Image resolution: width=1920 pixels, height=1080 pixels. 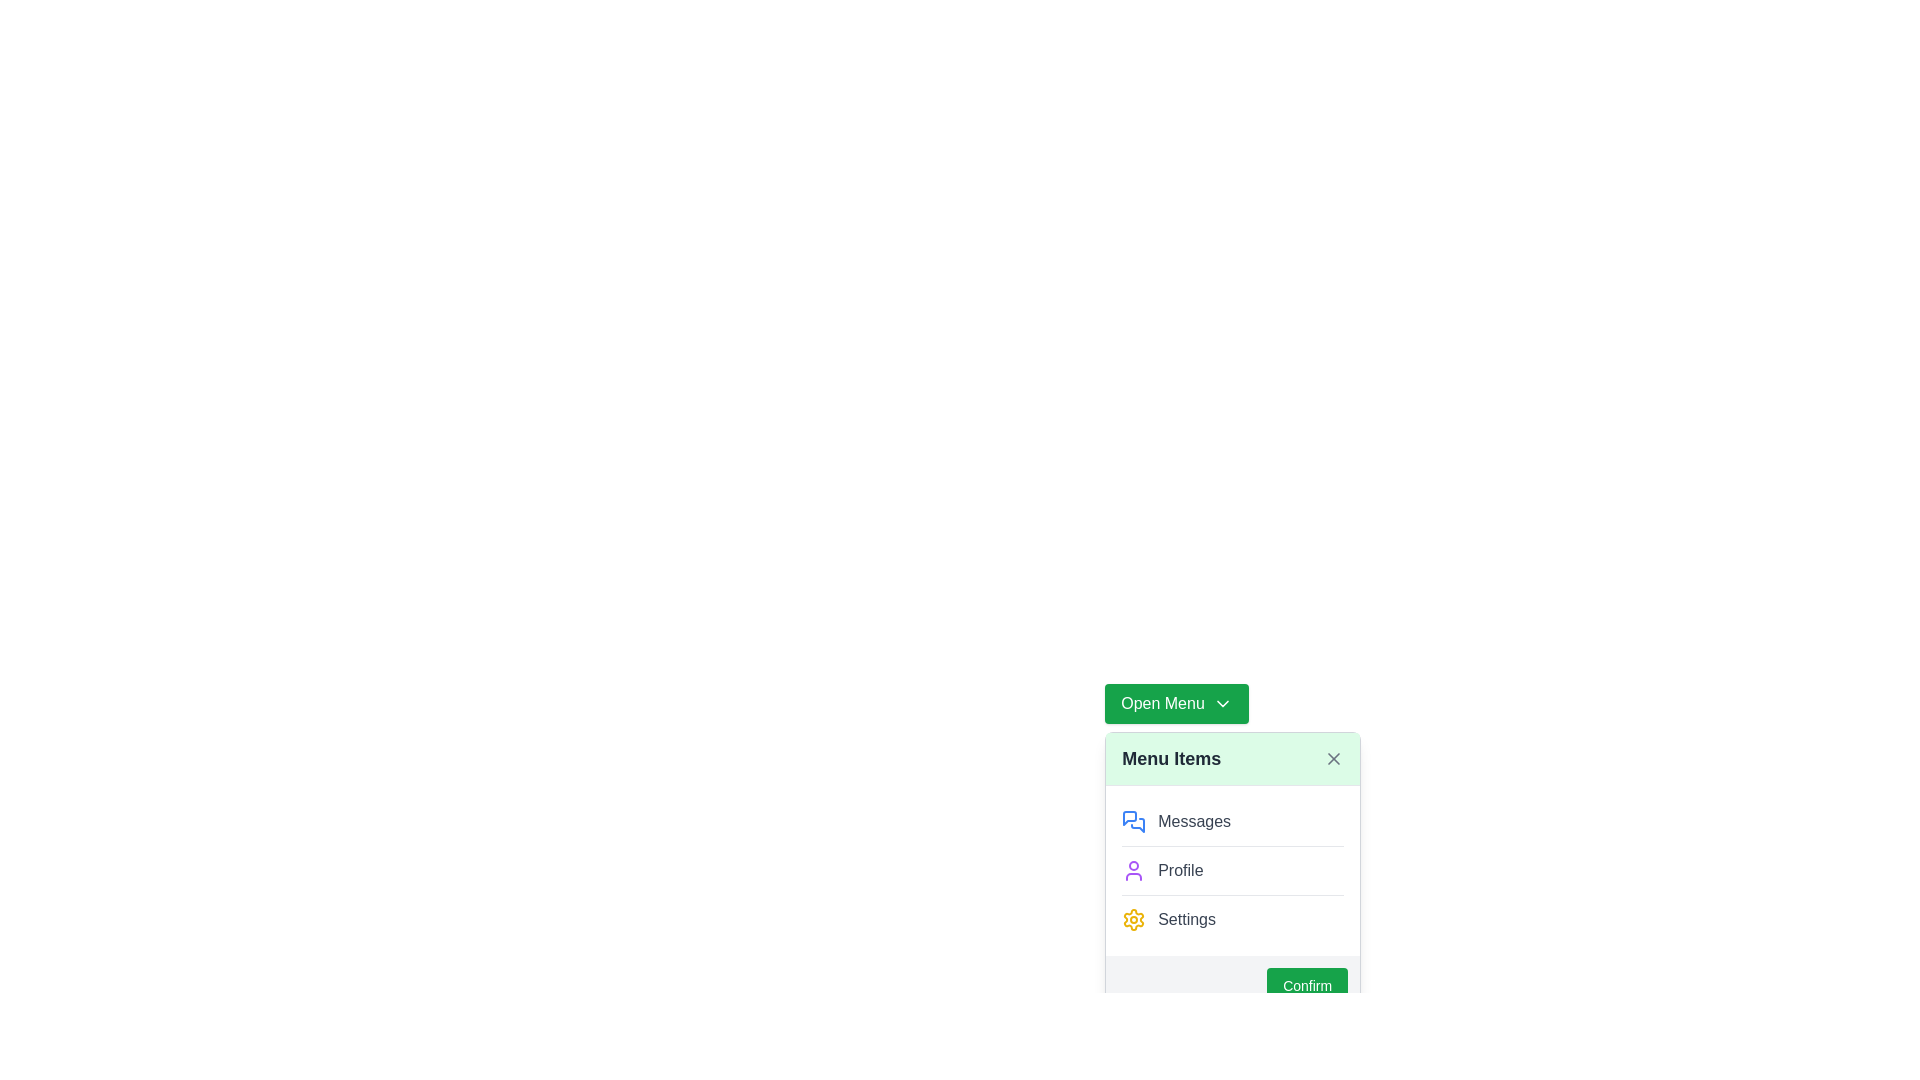 What do you see at coordinates (1232, 869) in the screenshot?
I see `the 'Profile' menu entry item, which is the second entry in a vertical list within the popup interface` at bounding box center [1232, 869].